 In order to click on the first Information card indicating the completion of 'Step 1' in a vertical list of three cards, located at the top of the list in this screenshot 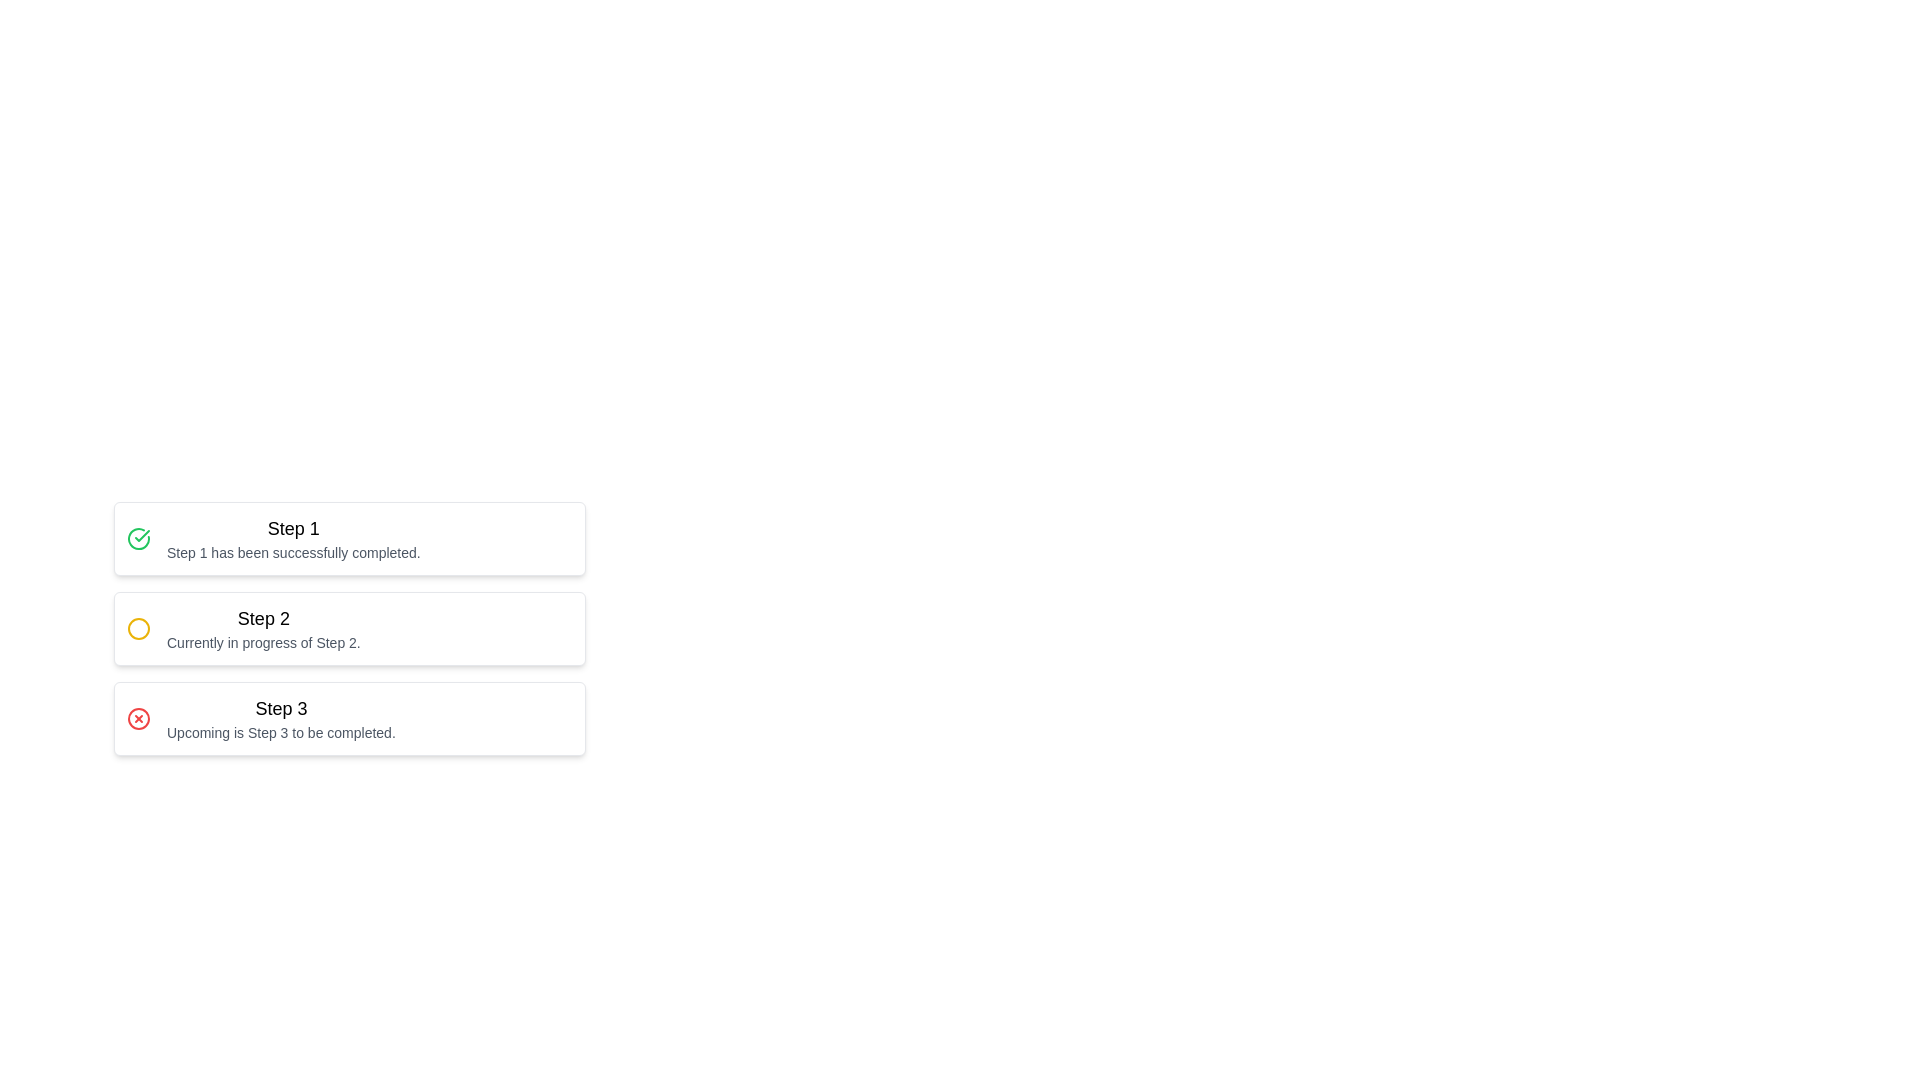, I will do `click(350, 538)`.